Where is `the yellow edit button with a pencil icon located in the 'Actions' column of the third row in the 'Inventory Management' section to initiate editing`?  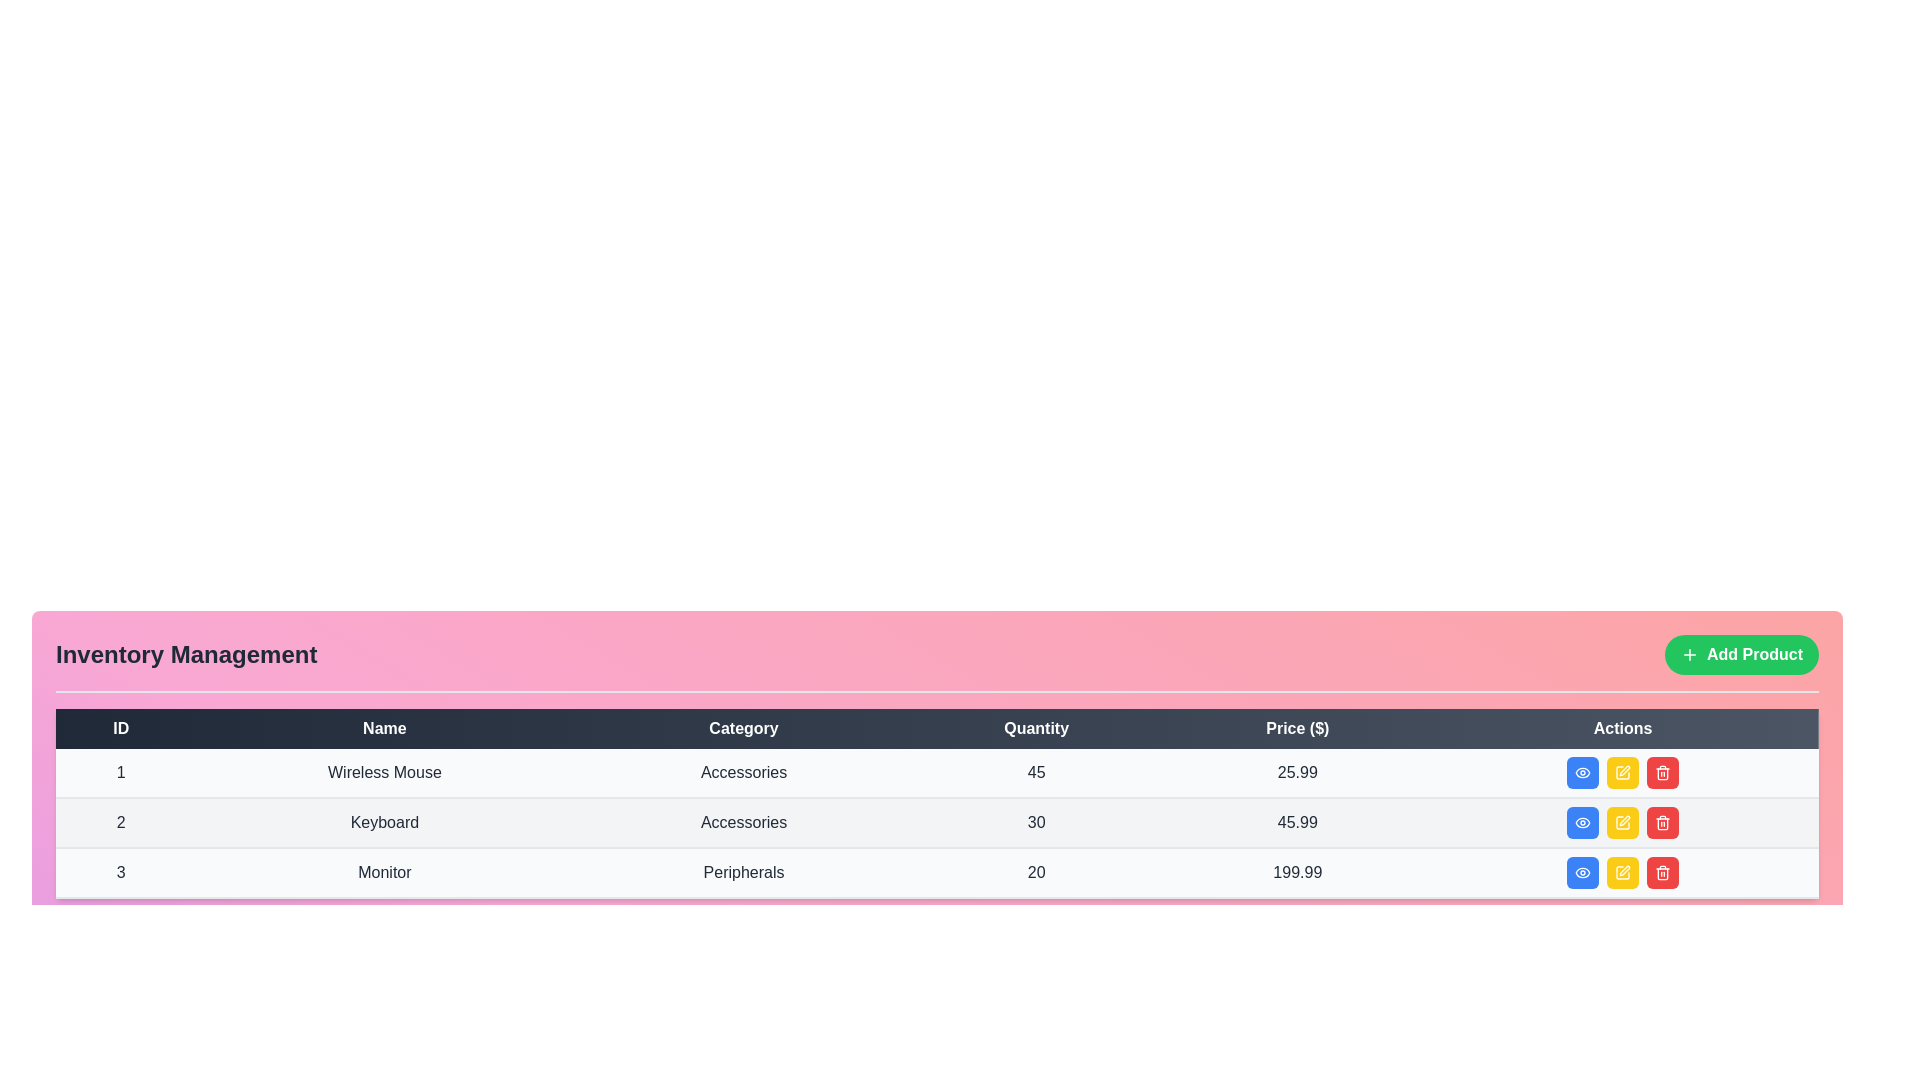 the yellow edit button with a pencil icon located in the 'Actions' column of the third row in the 'Inventory Management' section to initiate editing is located at coordinates (1623, 871).